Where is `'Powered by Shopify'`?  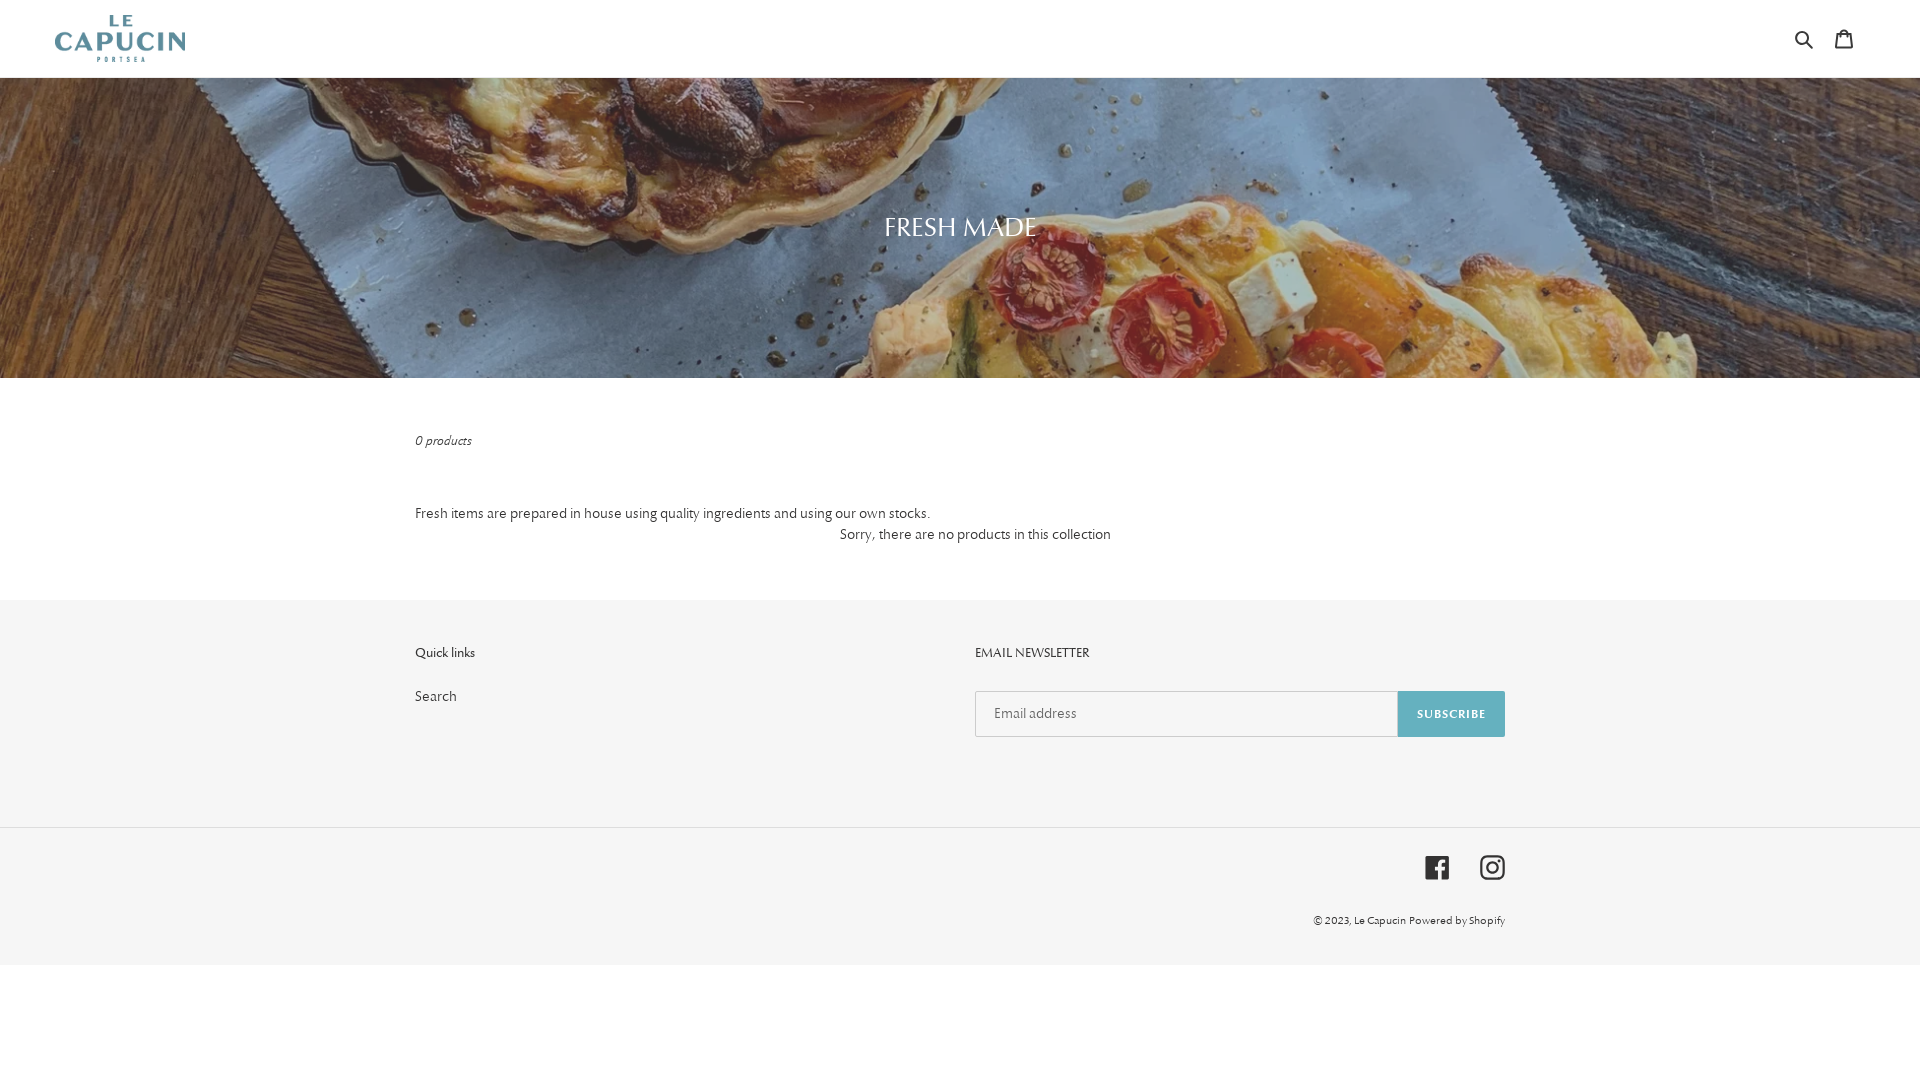 'Powered by Shopify' is located at coordinates (1457, 920).